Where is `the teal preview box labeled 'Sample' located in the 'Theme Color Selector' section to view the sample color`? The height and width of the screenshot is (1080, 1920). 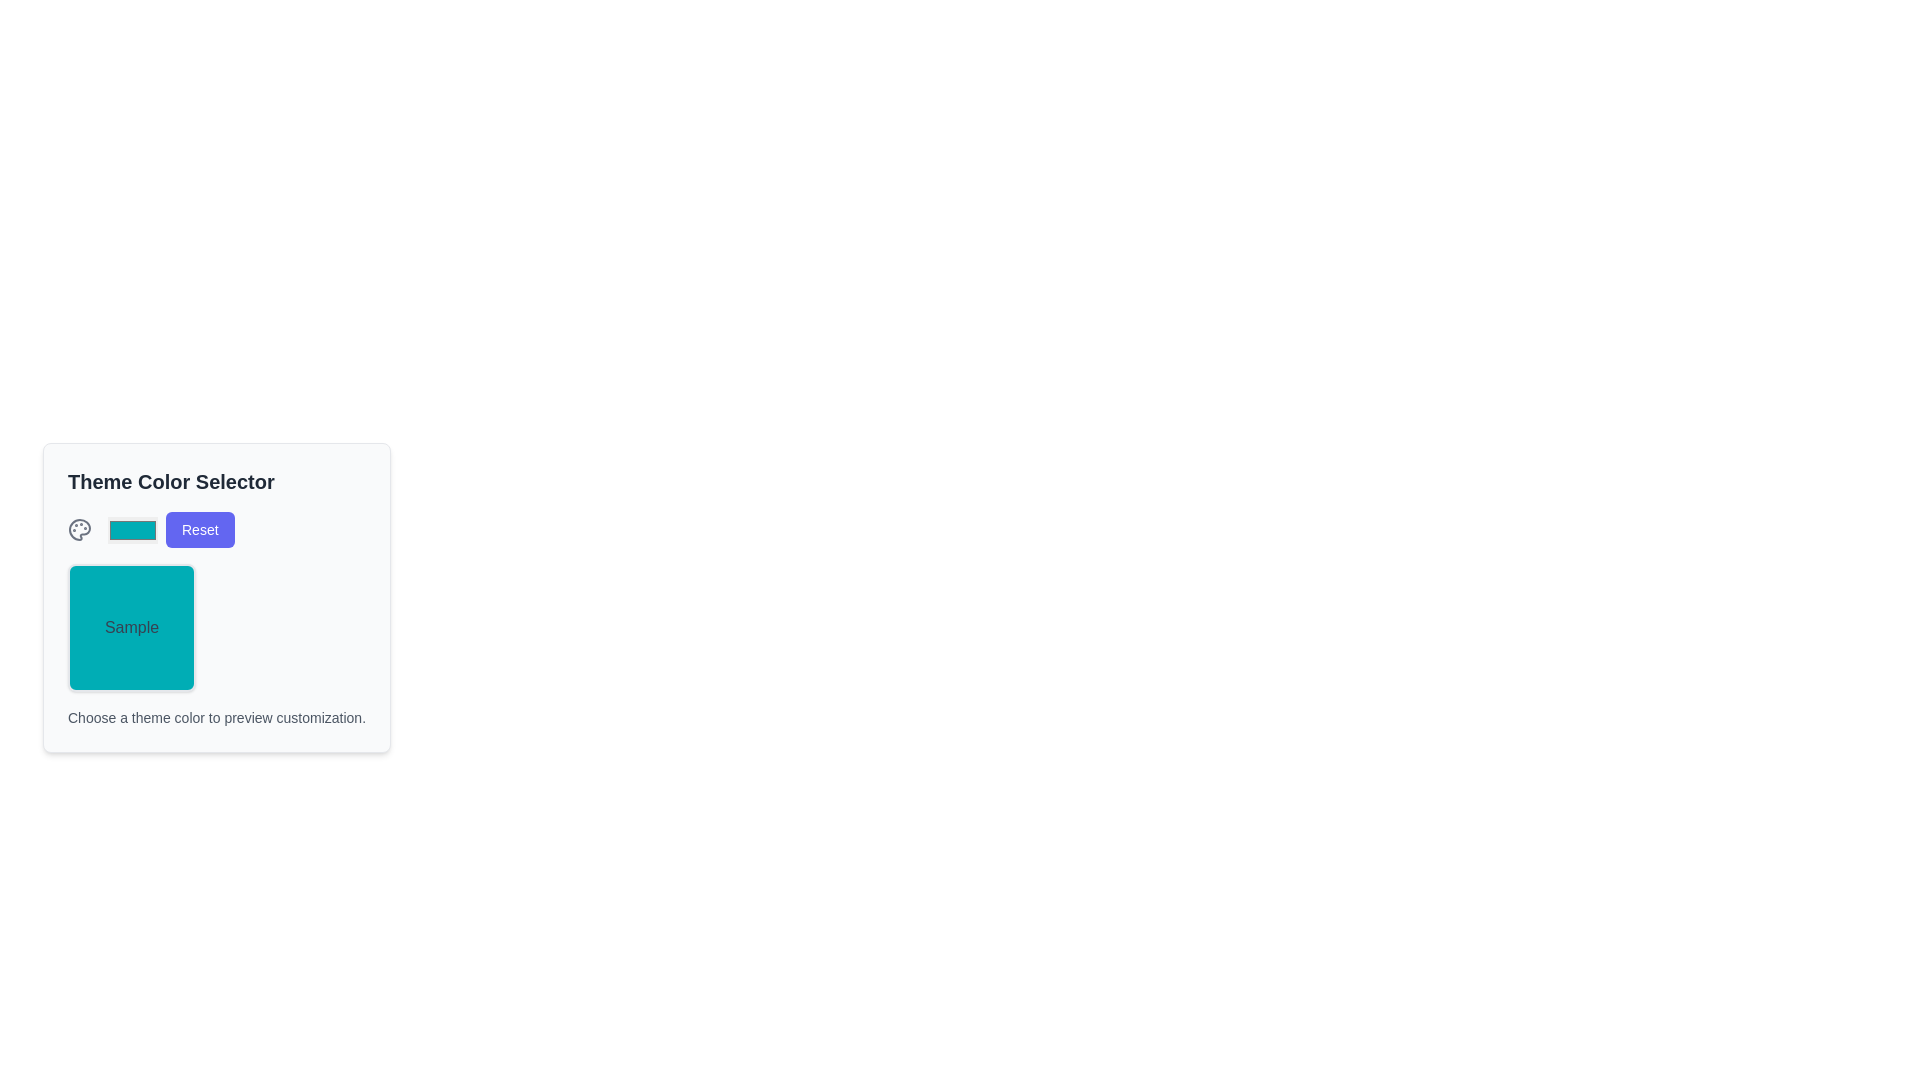 the teal preview box labeled 'Sample' located in the 'Theme Color Selector' section to view the sample color is located at coordinates (131, 627).